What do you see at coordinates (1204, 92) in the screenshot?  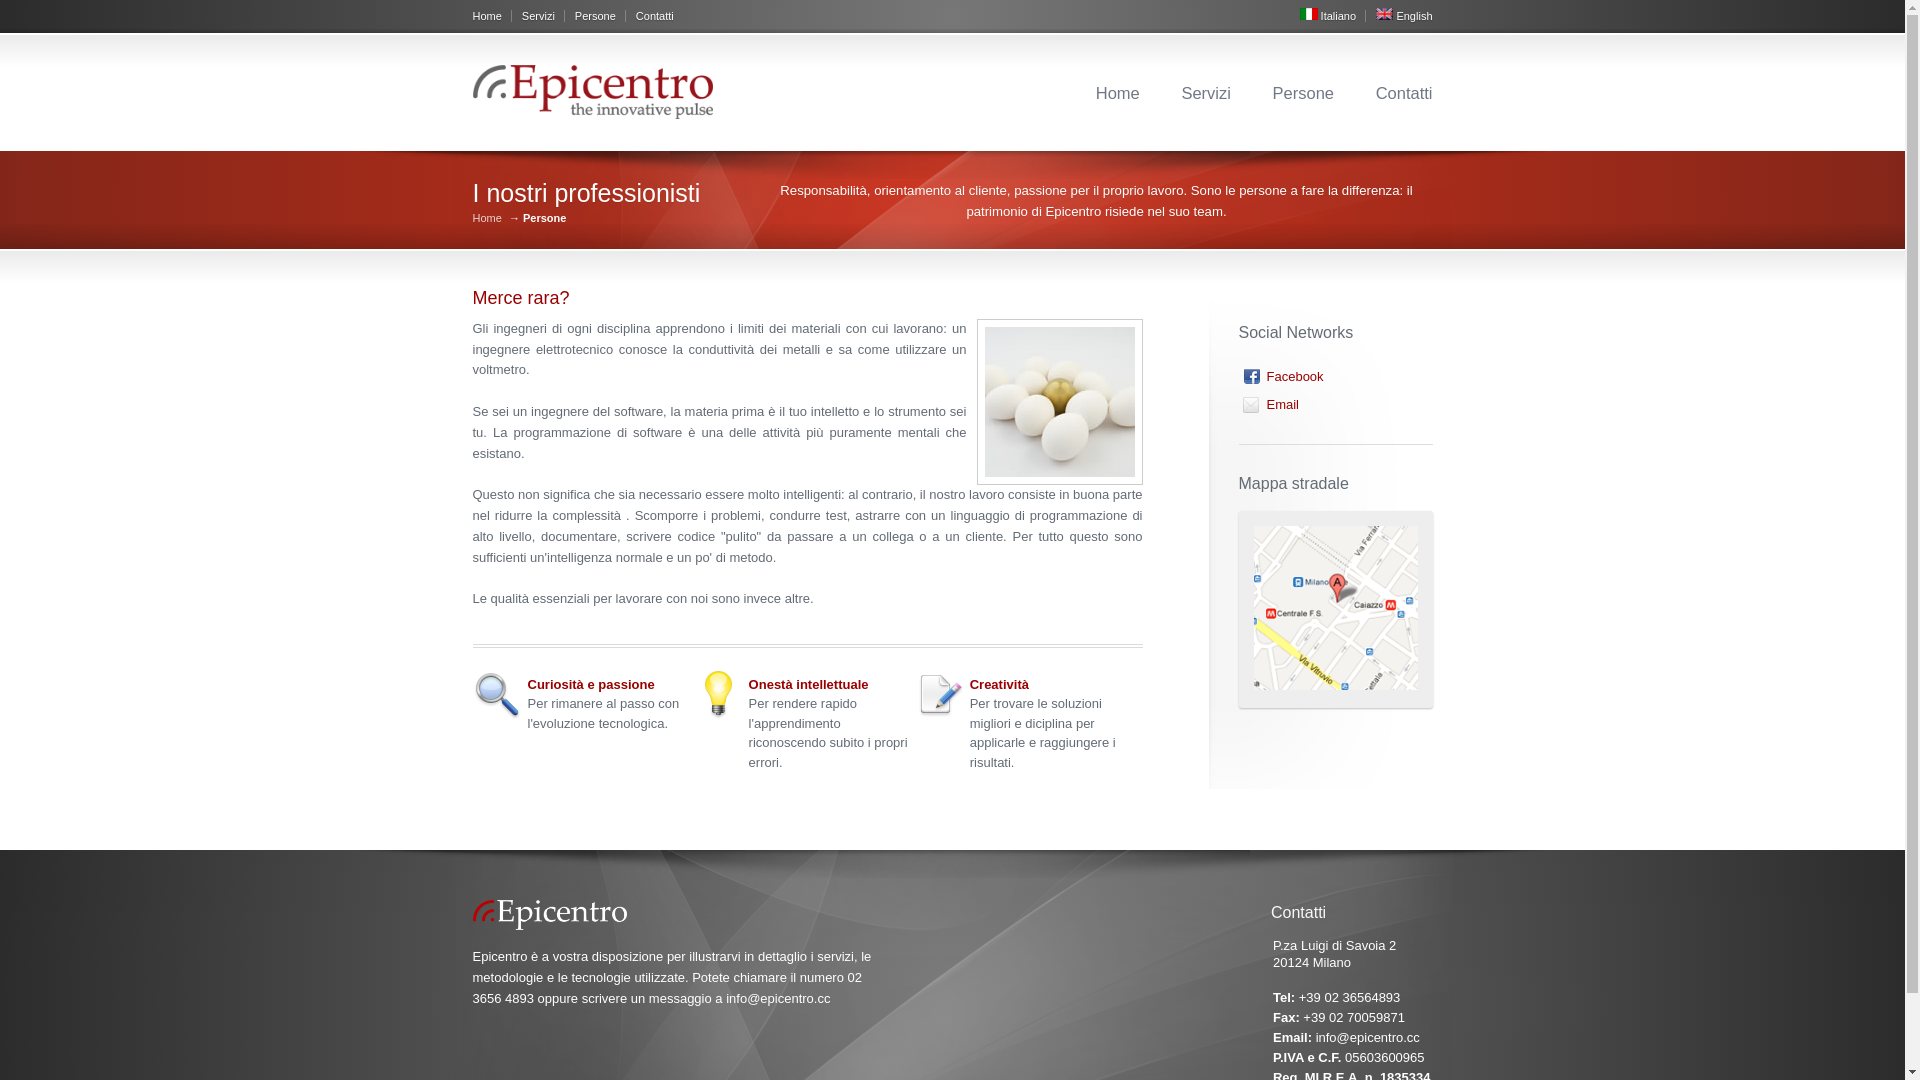 I see `'Servizi'` at bounding box center [1204, 92].